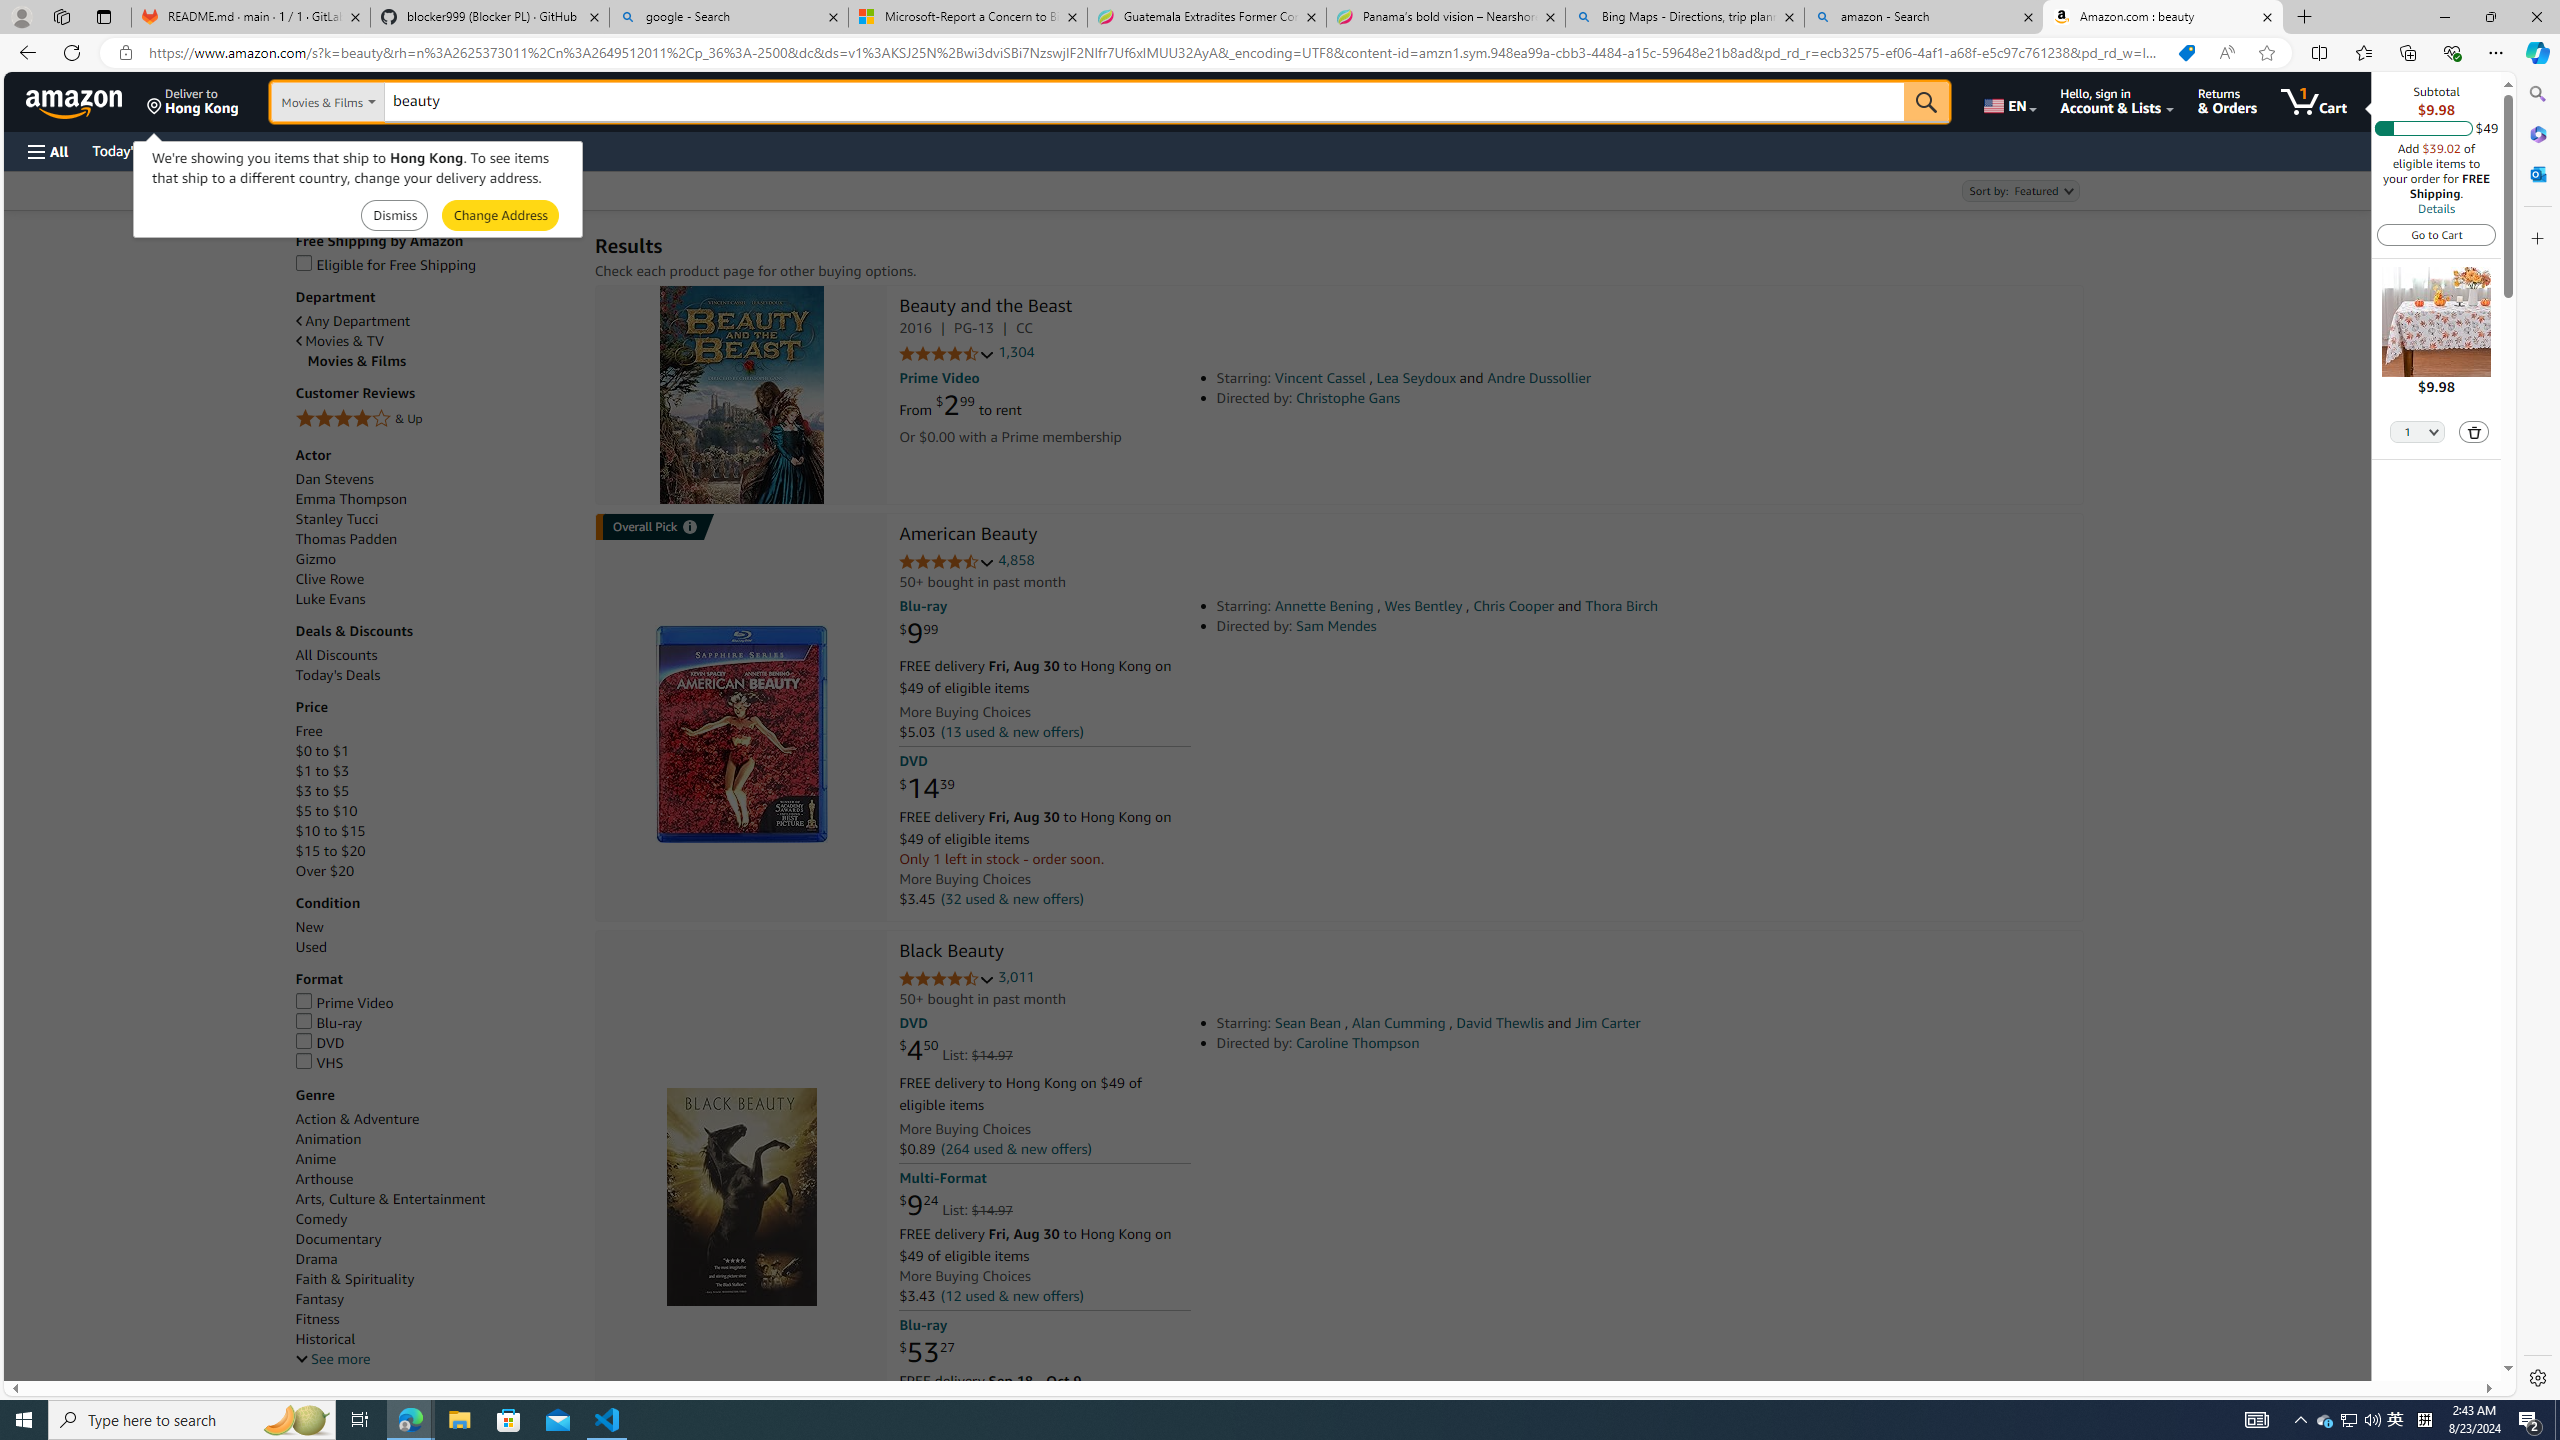  What do you see at coordinates (955, 1206) in the screenshot?
I see `'$9.24 List: $14.97'` at bounding box center [955, 1206].